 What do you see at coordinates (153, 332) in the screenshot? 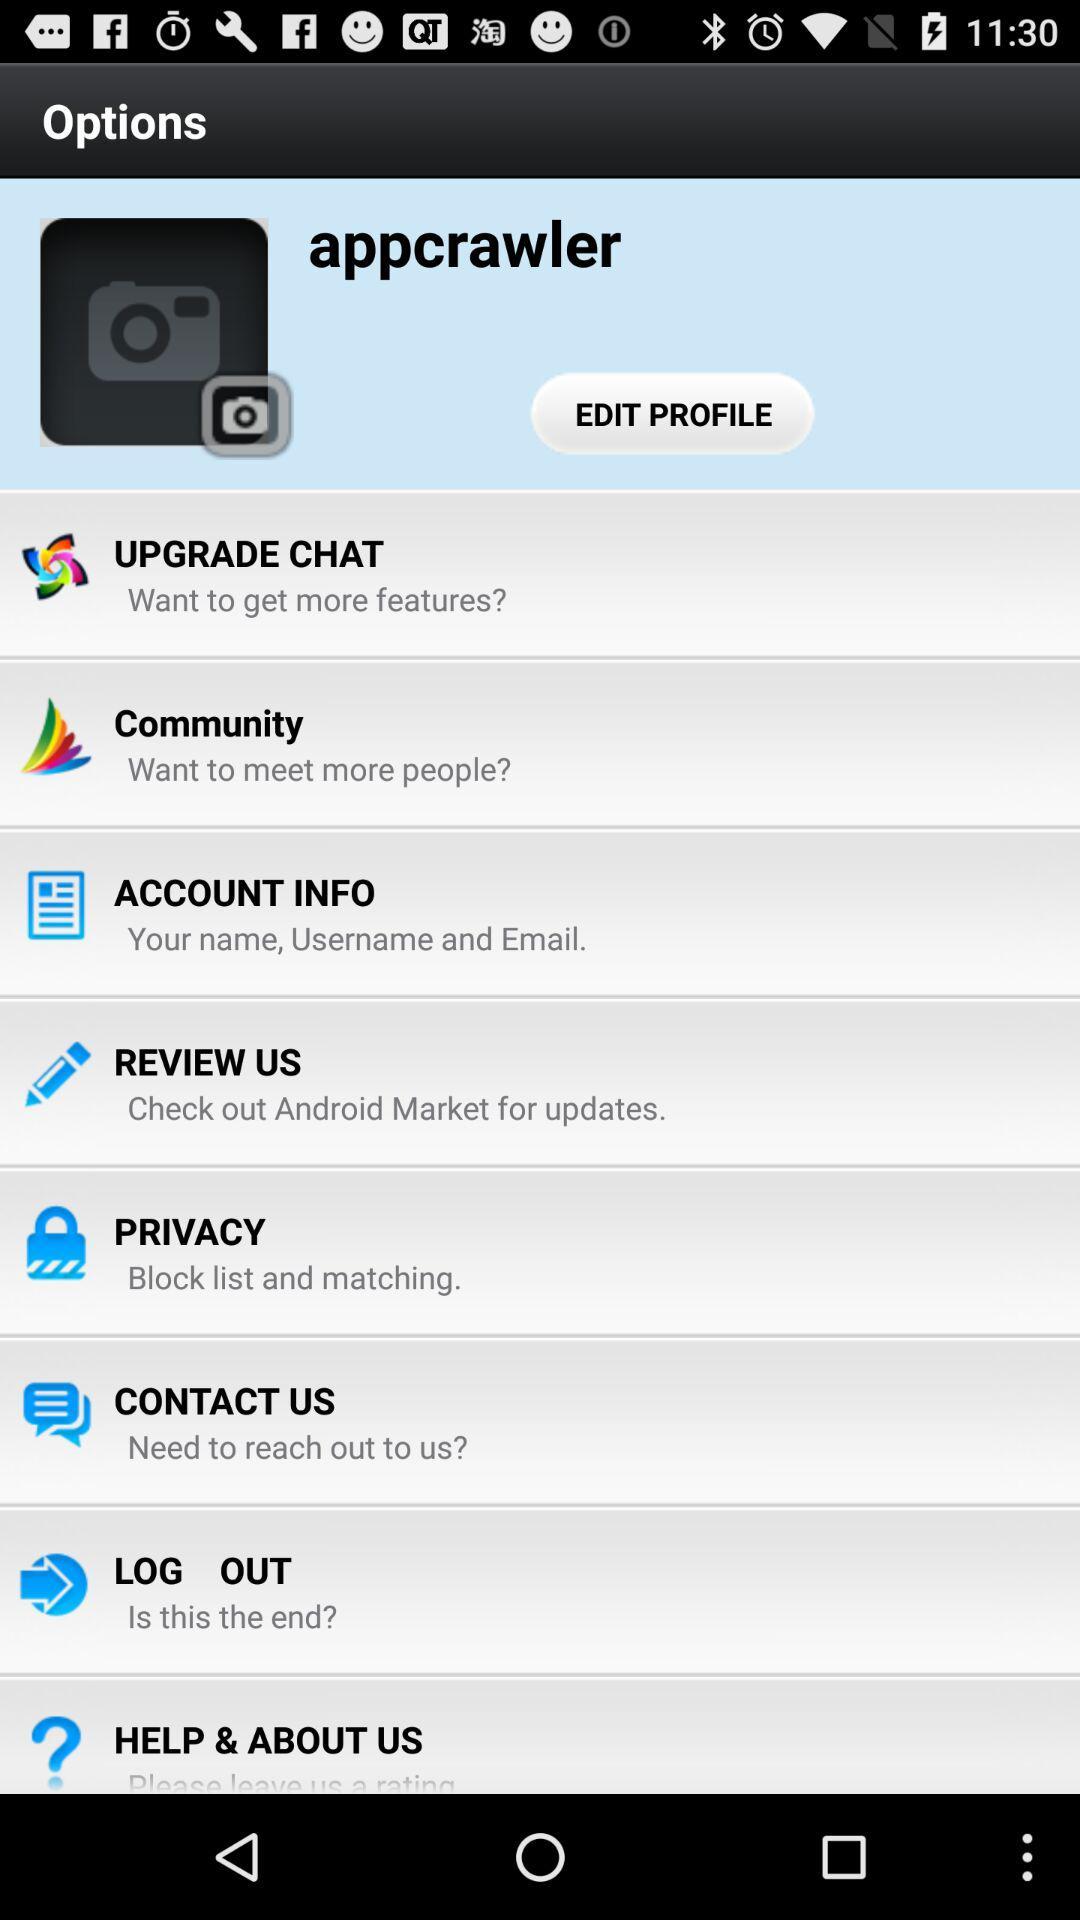
I see `profile photo` at bounding box center [153, 332].